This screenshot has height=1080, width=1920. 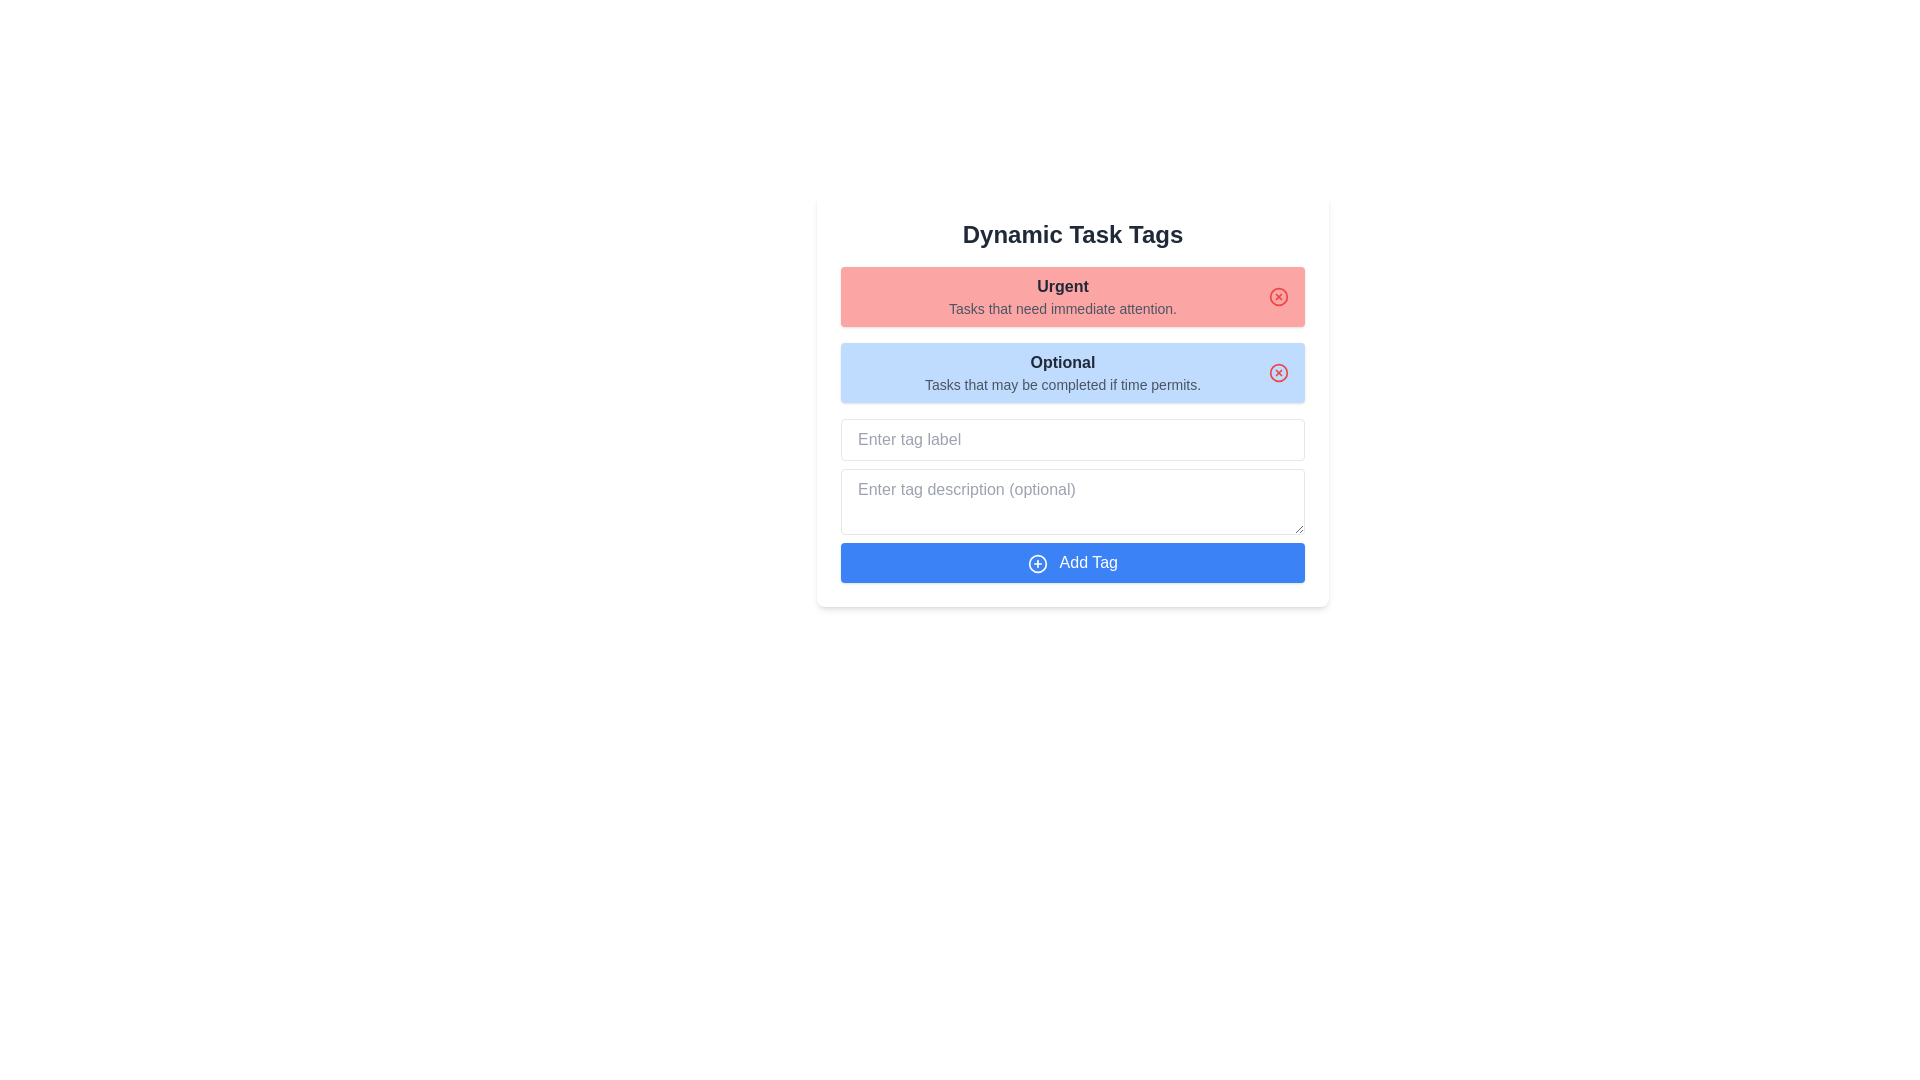 What do you see at coordinates (1072, 500) in the screenshot?
I see `the second input field for tag description, which is styled with a border and rounded corners` at bounding box center [1072, 500].